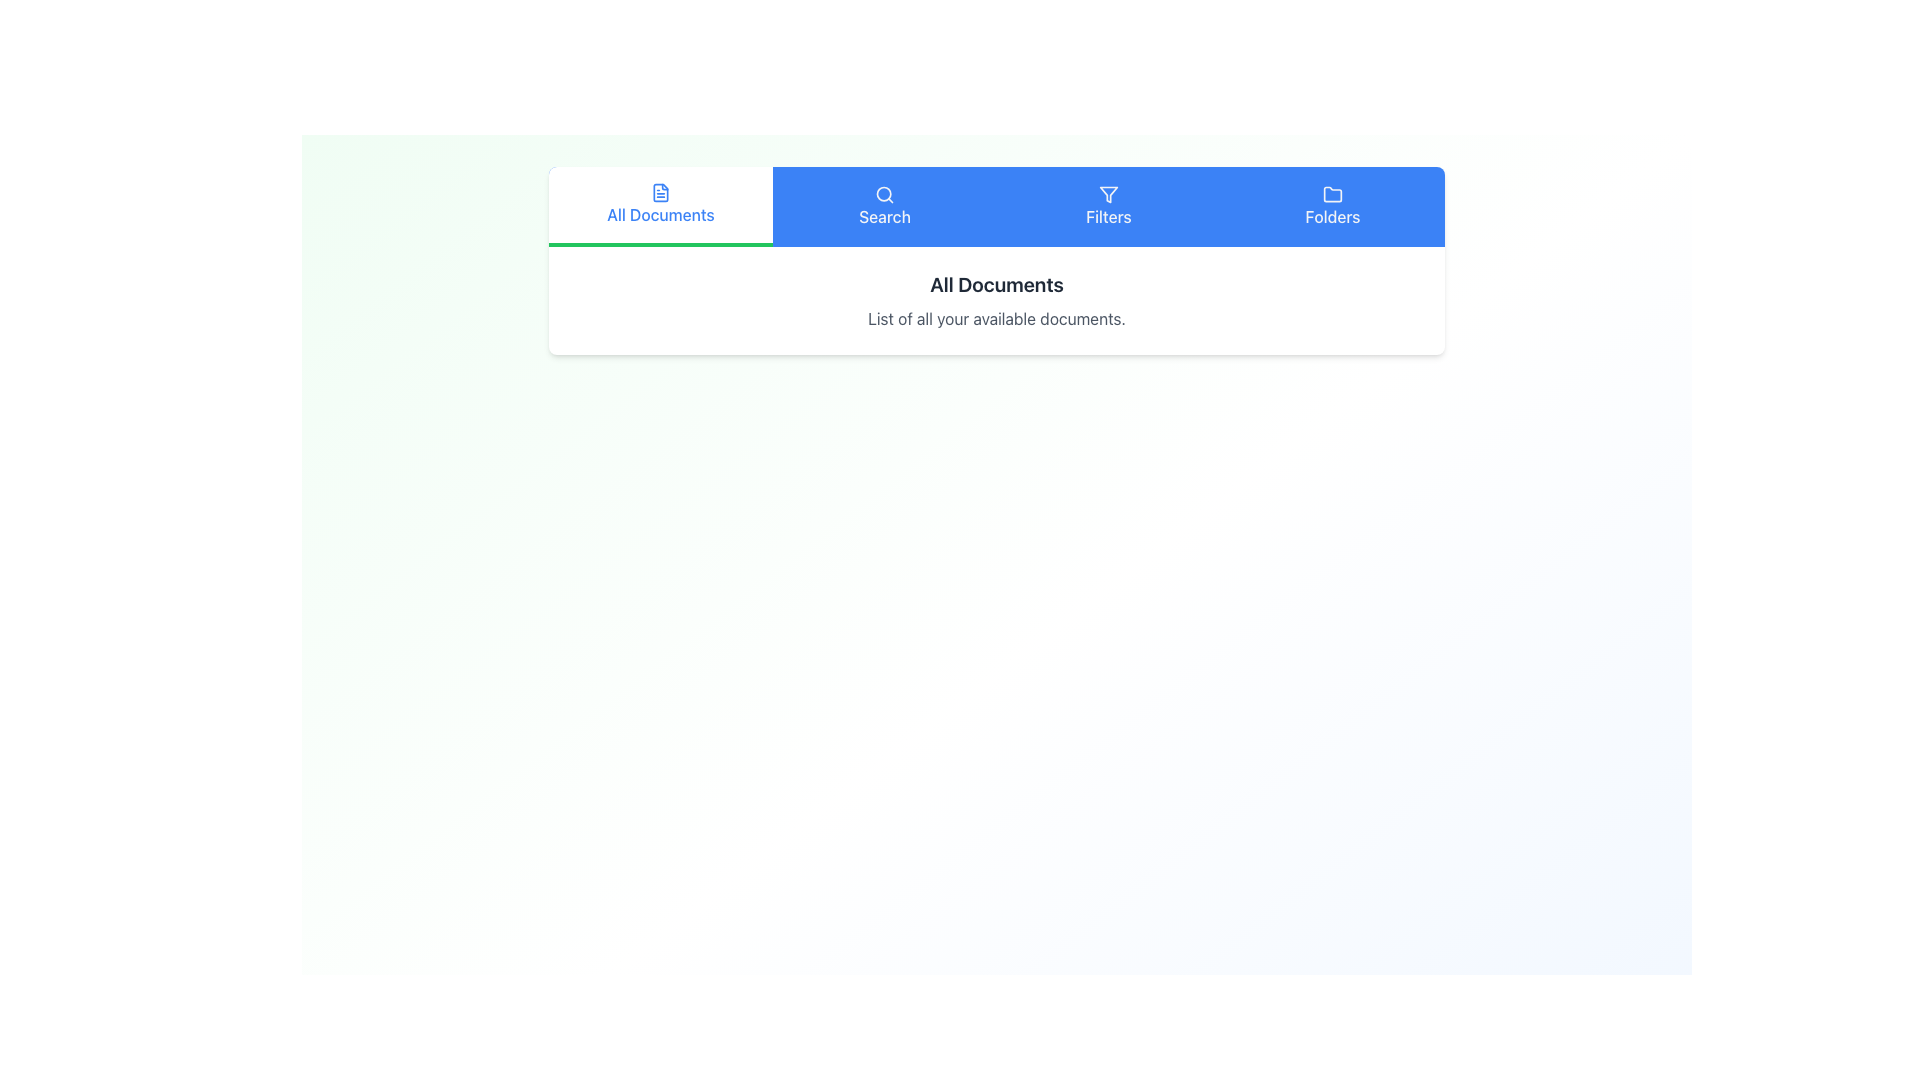  What do you see at coordinates (997, 300) in the screenshot?
I see `the relevant sections by interacting with the textual header that introduces the main content area displaying all documents available to the user` at bounding box center [997, 300].